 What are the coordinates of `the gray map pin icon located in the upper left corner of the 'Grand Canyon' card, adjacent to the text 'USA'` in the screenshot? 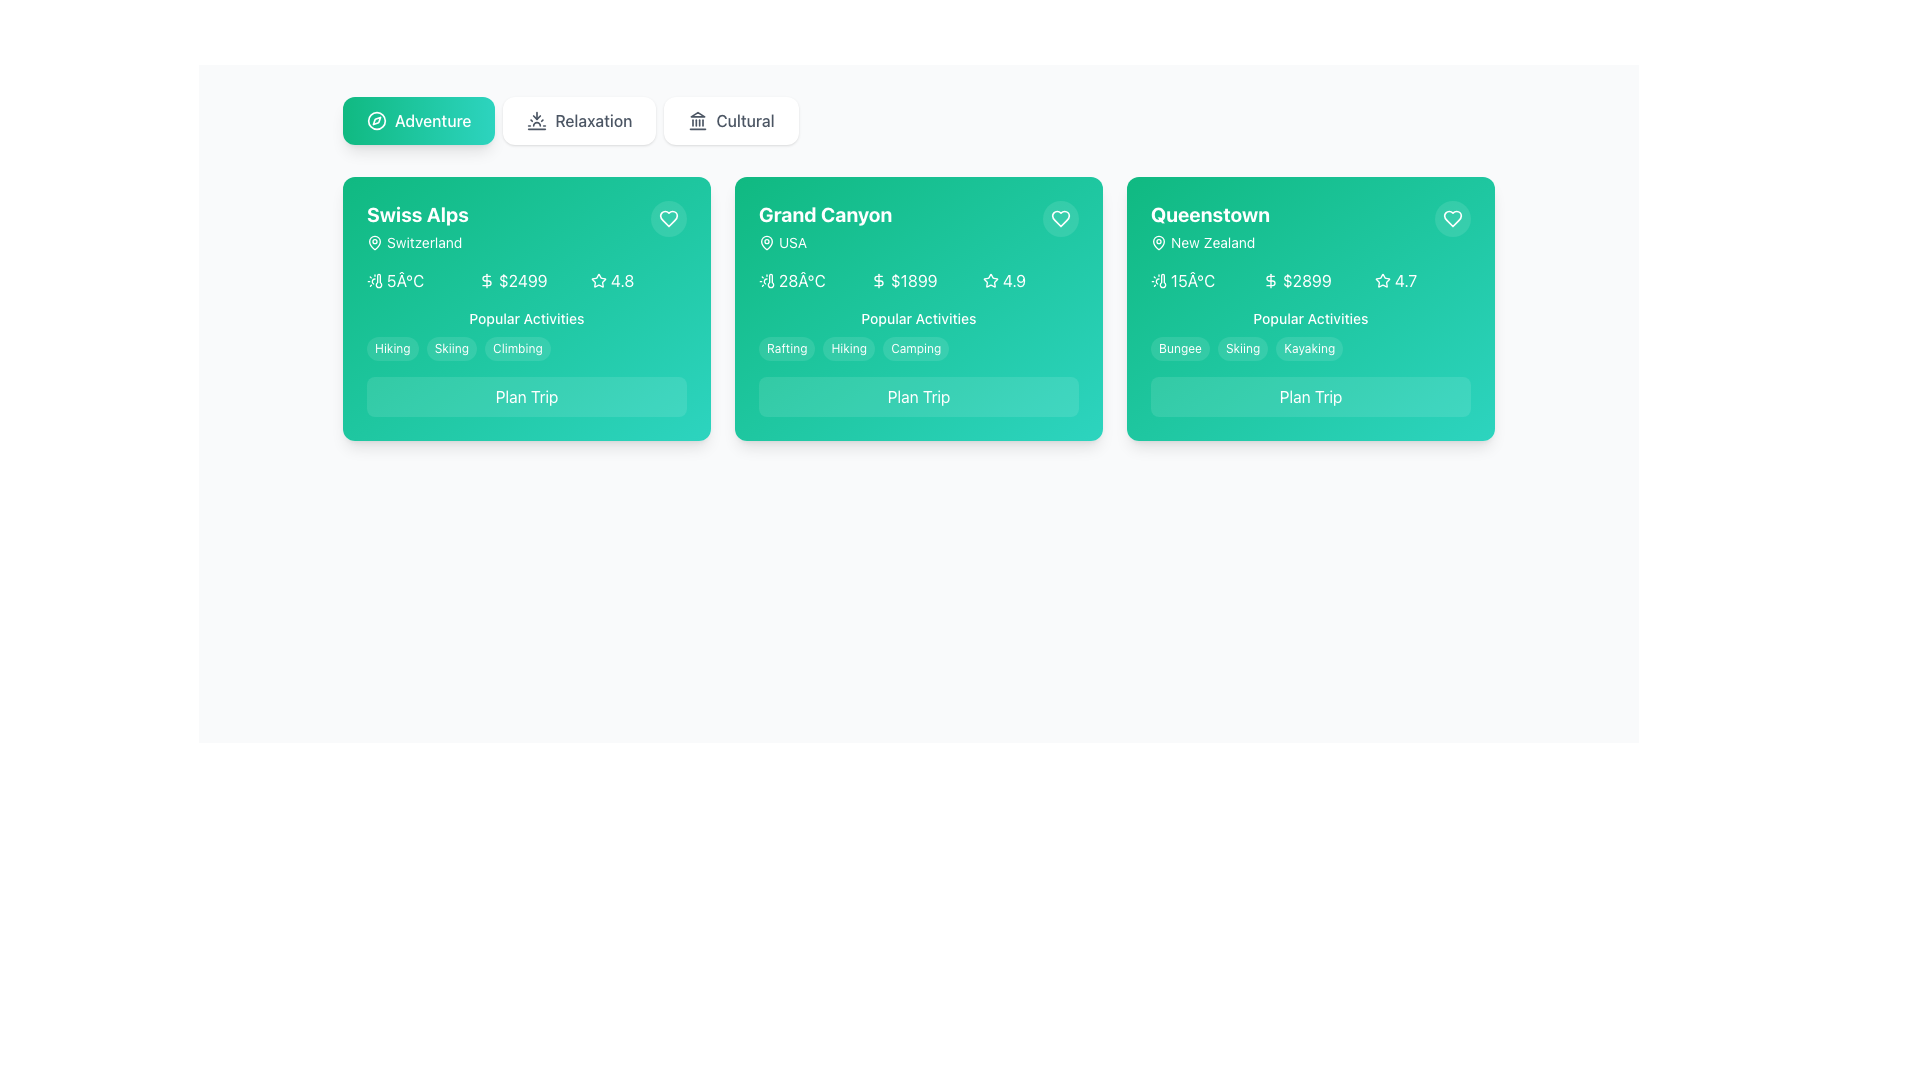 It's located at (766, 242).